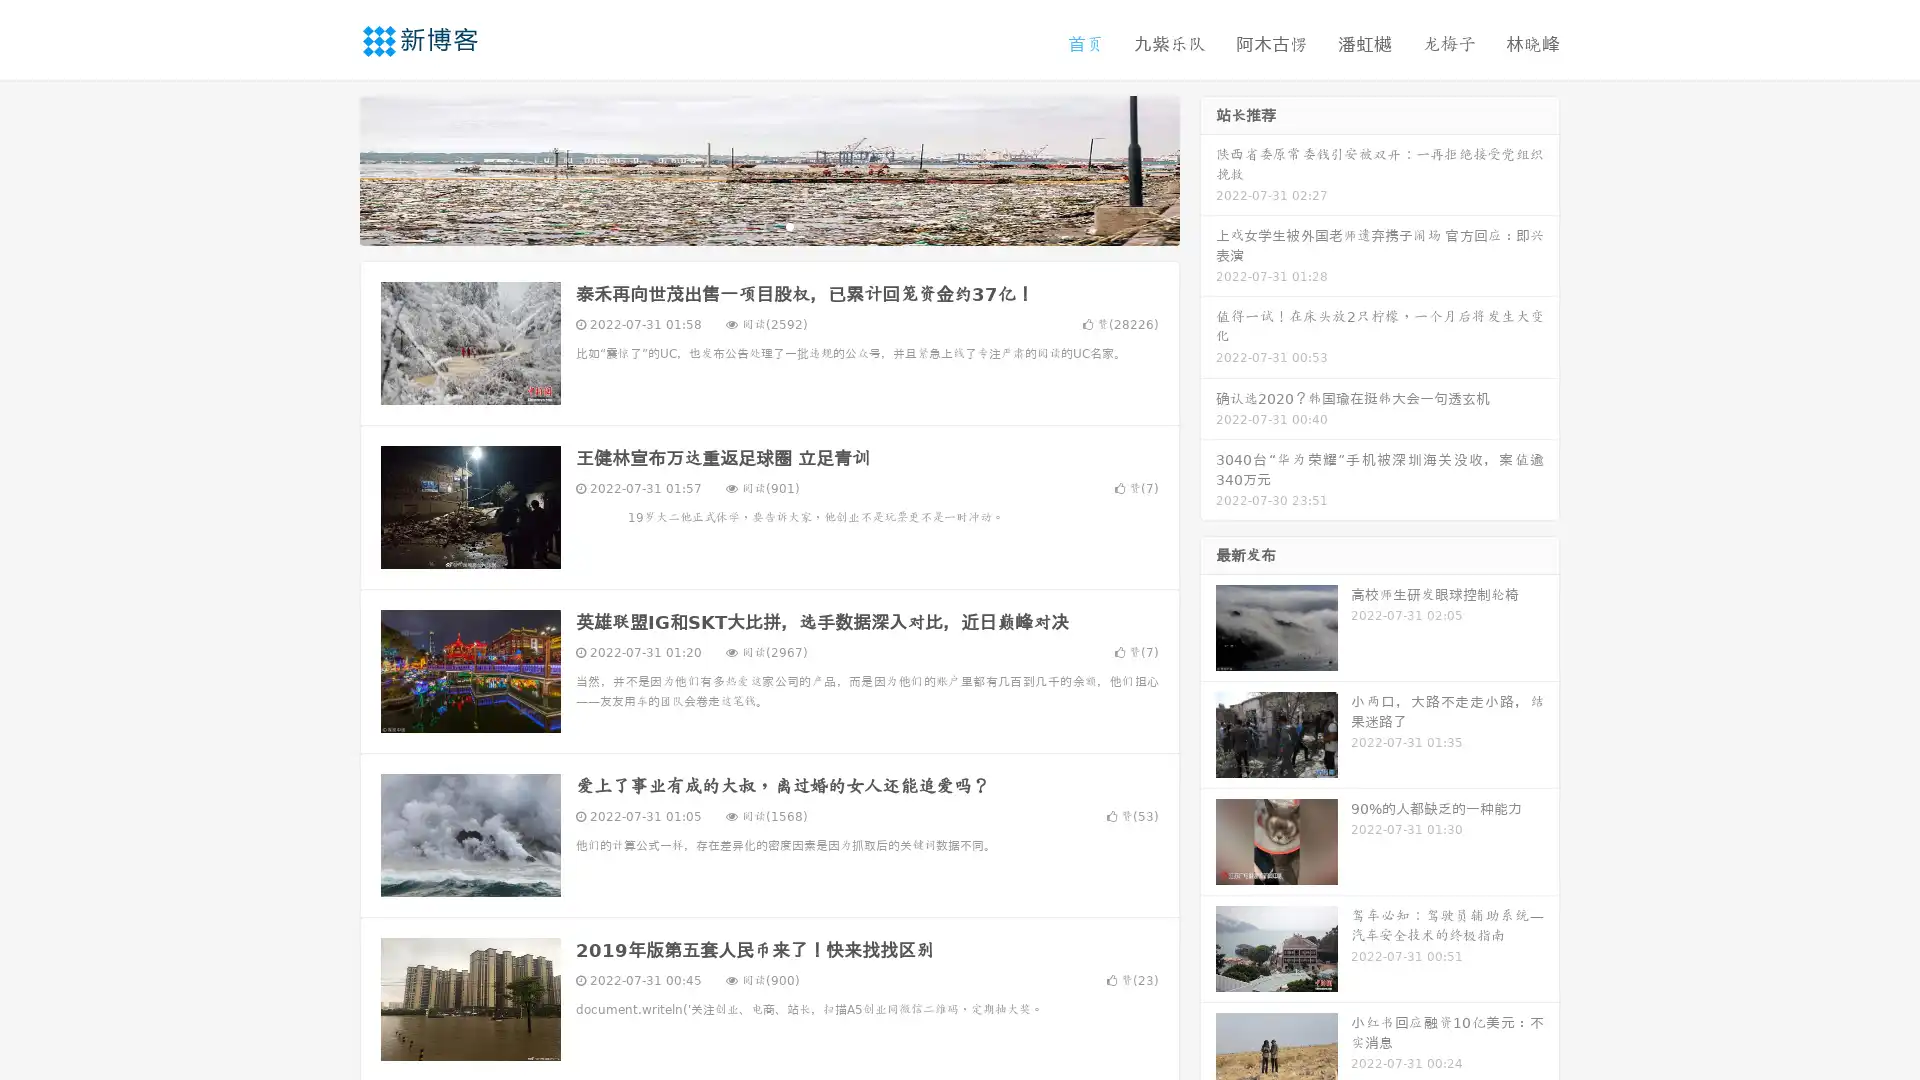  Describe the element at coordinates (768, 225) in the screenshot. I see `Go to slide 2` at that location.